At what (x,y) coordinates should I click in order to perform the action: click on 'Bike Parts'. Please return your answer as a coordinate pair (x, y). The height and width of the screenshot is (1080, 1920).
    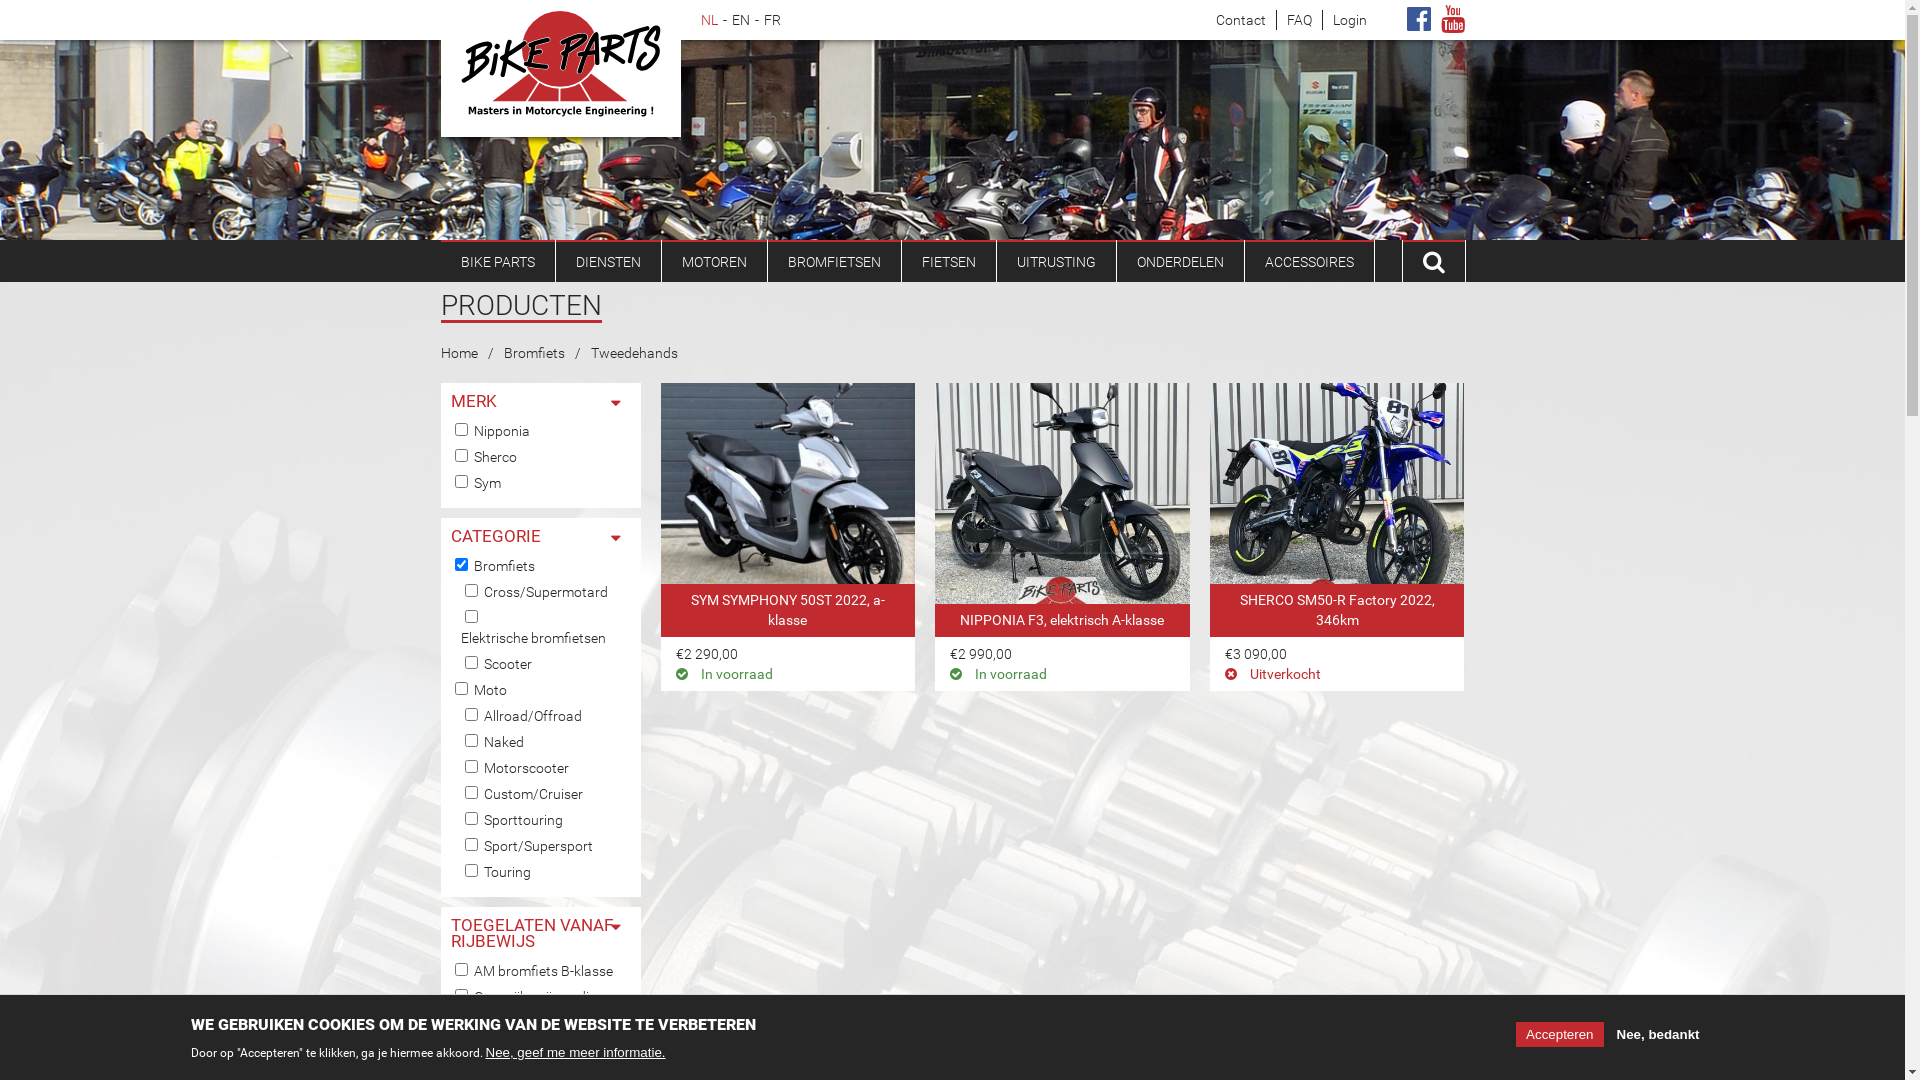
    Looking at the image, I should click on (459, 62).